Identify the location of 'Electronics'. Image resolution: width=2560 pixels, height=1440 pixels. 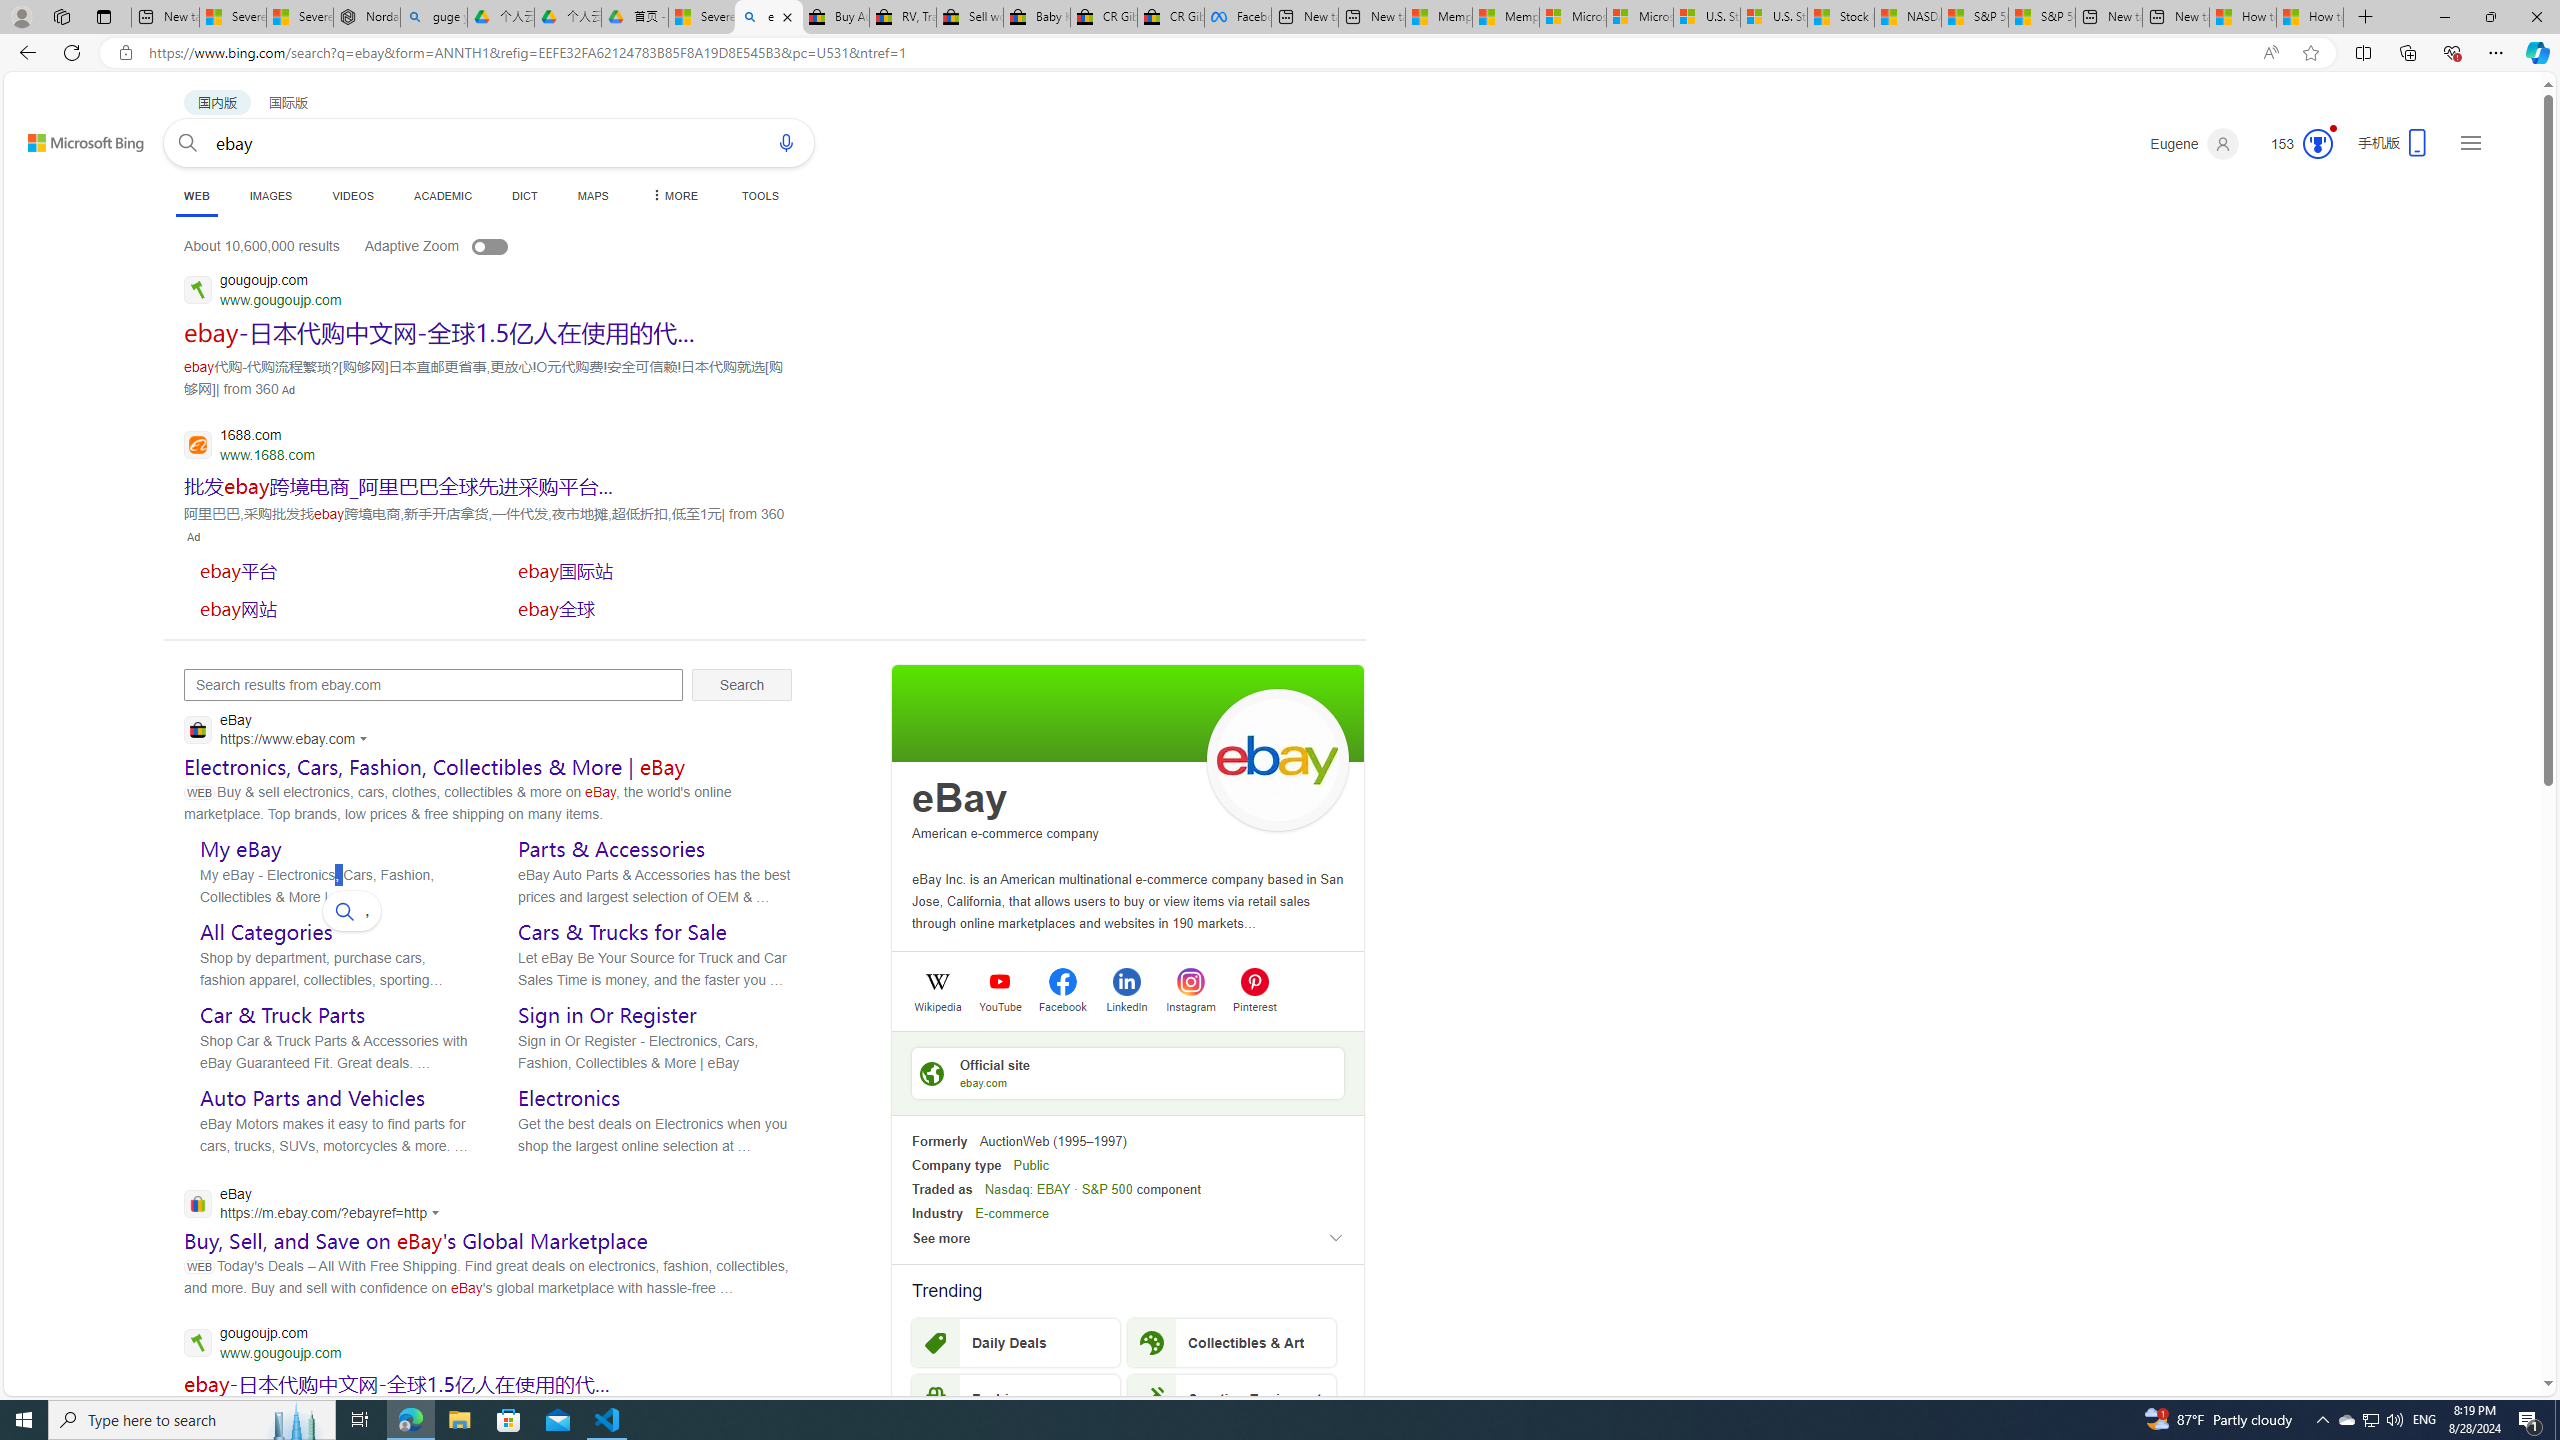
(568, 1098).